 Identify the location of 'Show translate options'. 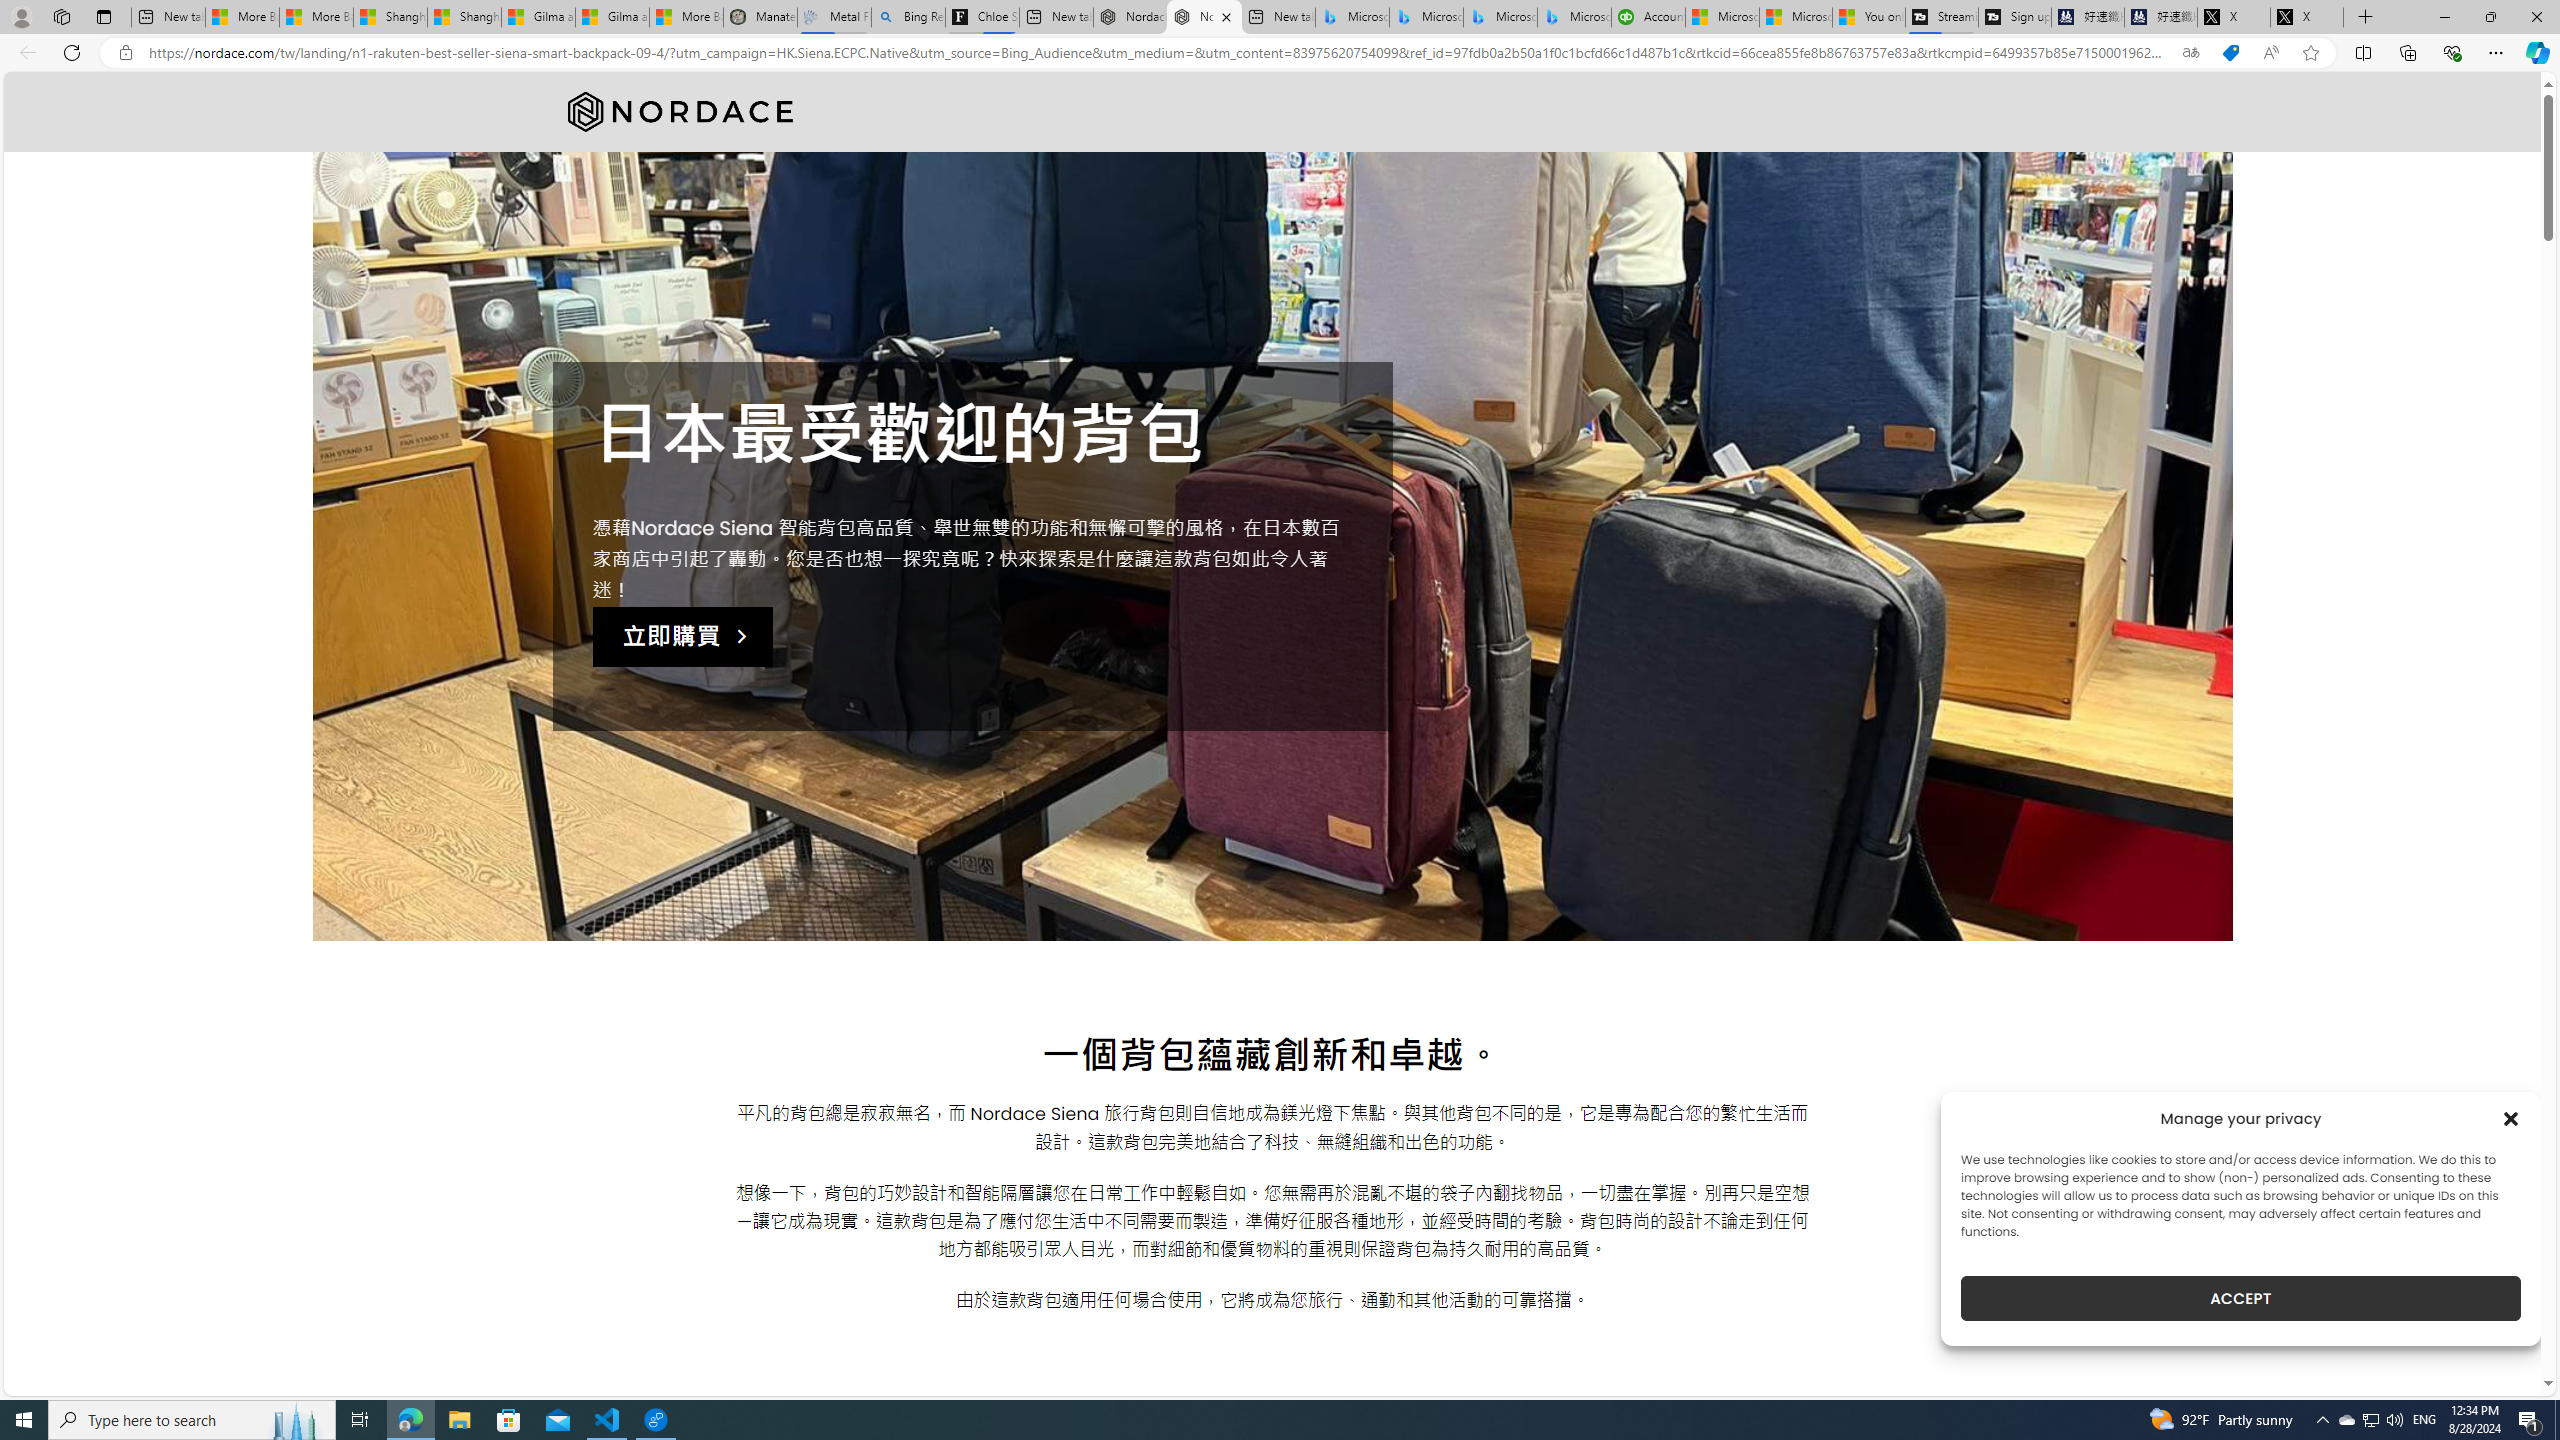
(2190, 53).